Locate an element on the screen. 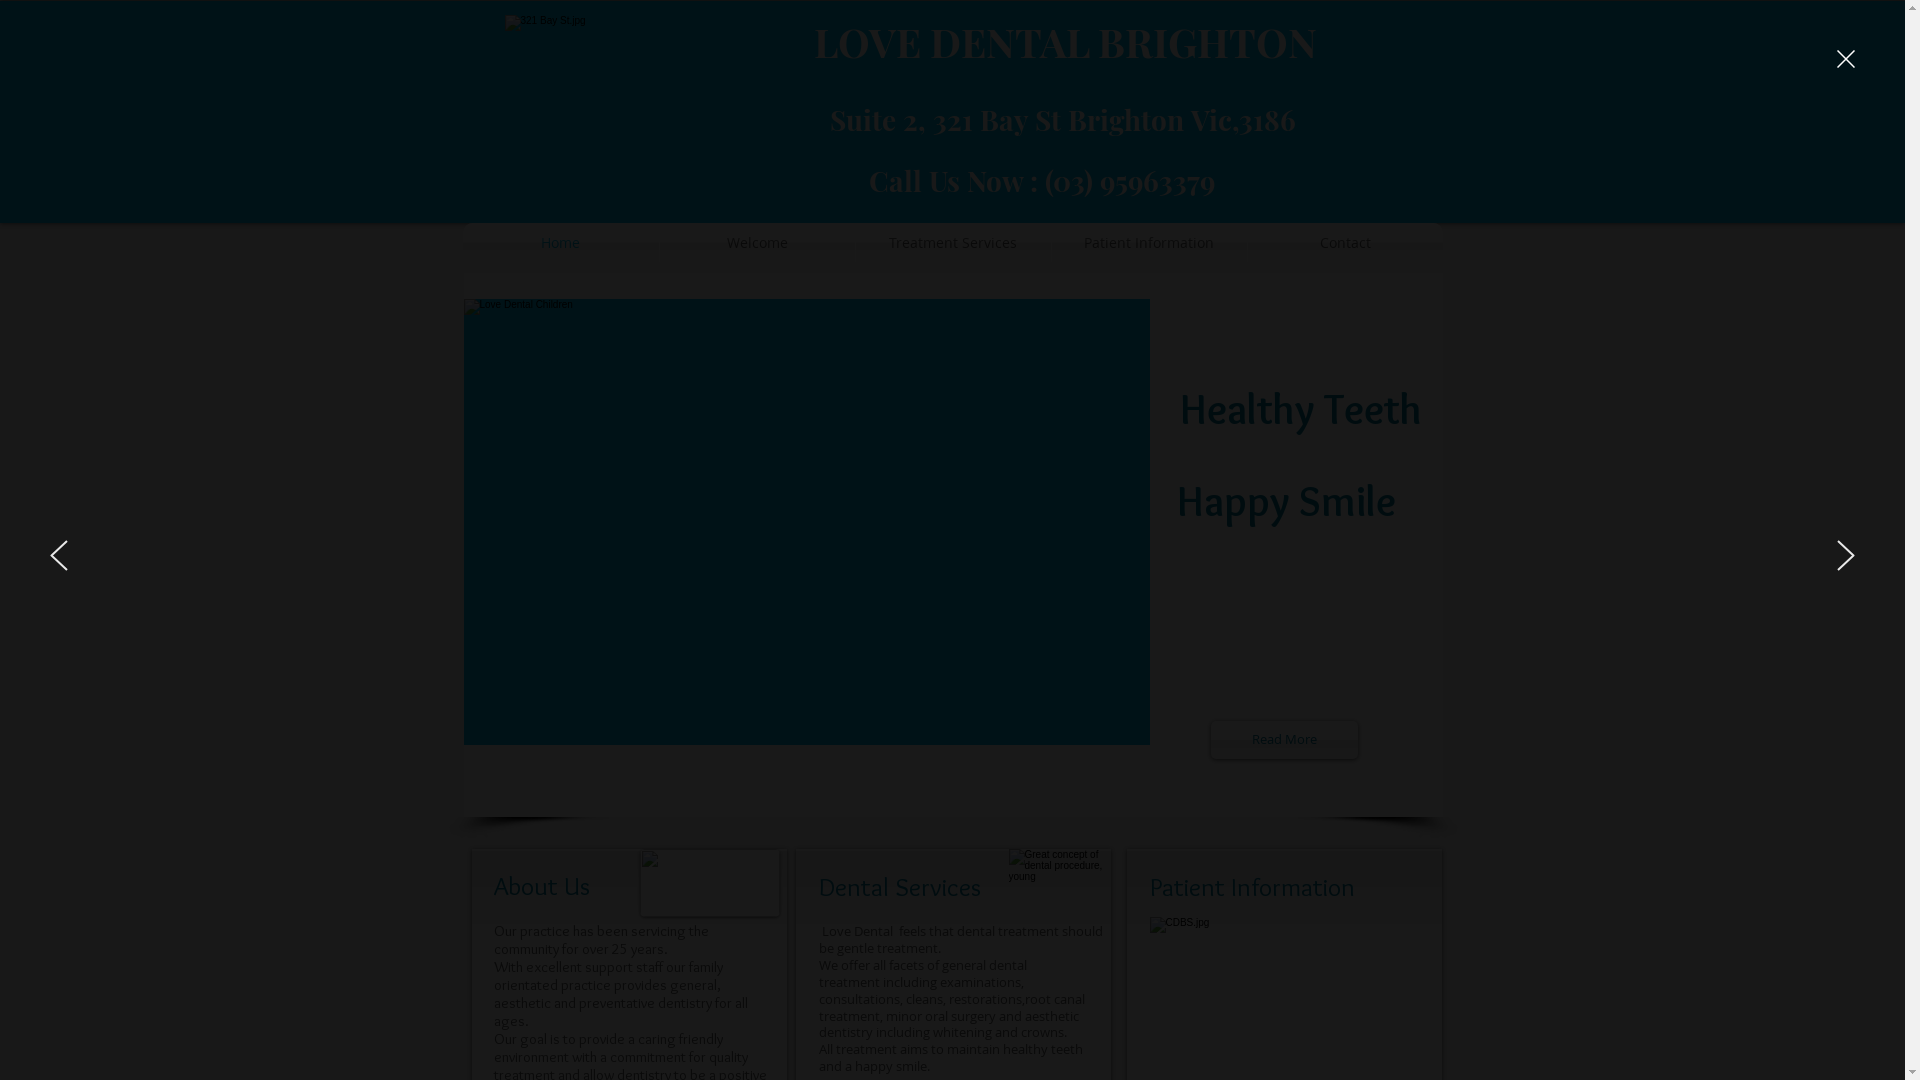 The height and width of the screenshot is (1080, 1920). 'Welcome' is located at coordinates (756, 241).